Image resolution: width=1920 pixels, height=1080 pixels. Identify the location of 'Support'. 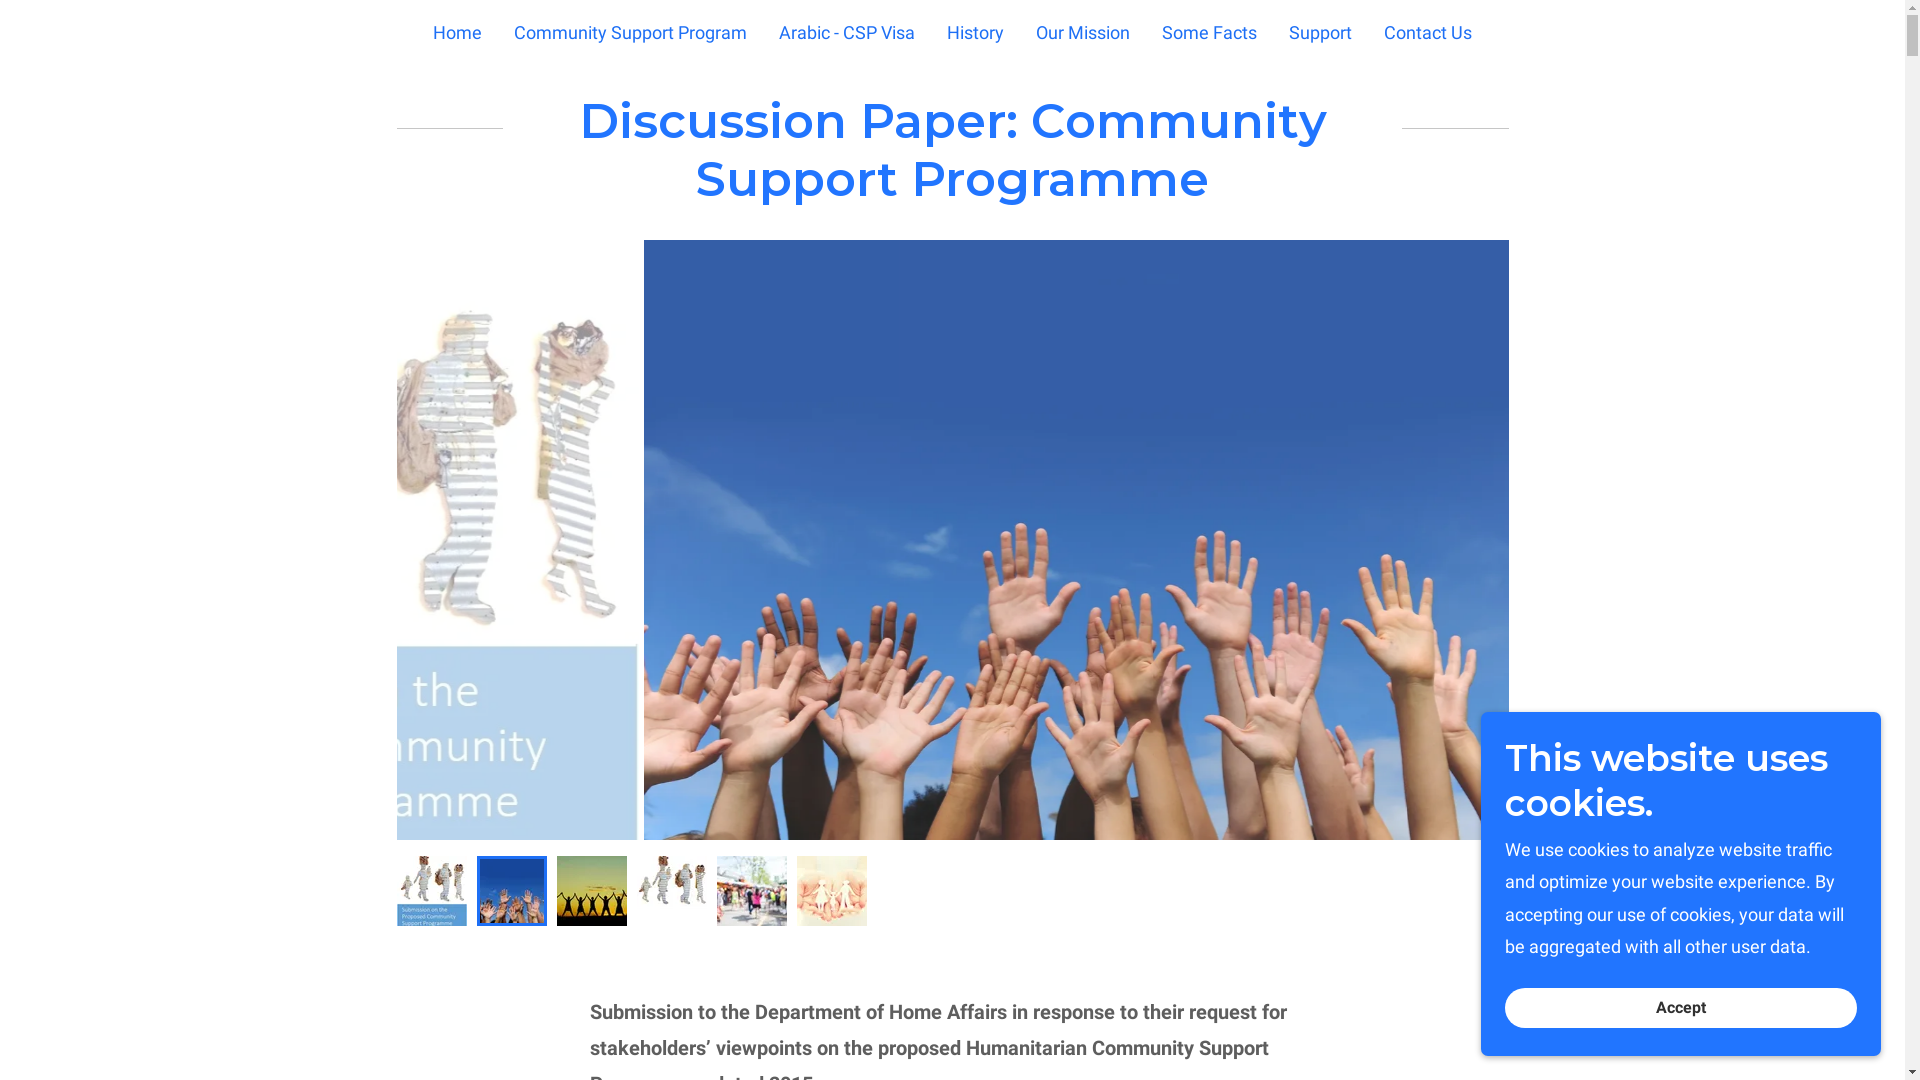
(1320, 31).